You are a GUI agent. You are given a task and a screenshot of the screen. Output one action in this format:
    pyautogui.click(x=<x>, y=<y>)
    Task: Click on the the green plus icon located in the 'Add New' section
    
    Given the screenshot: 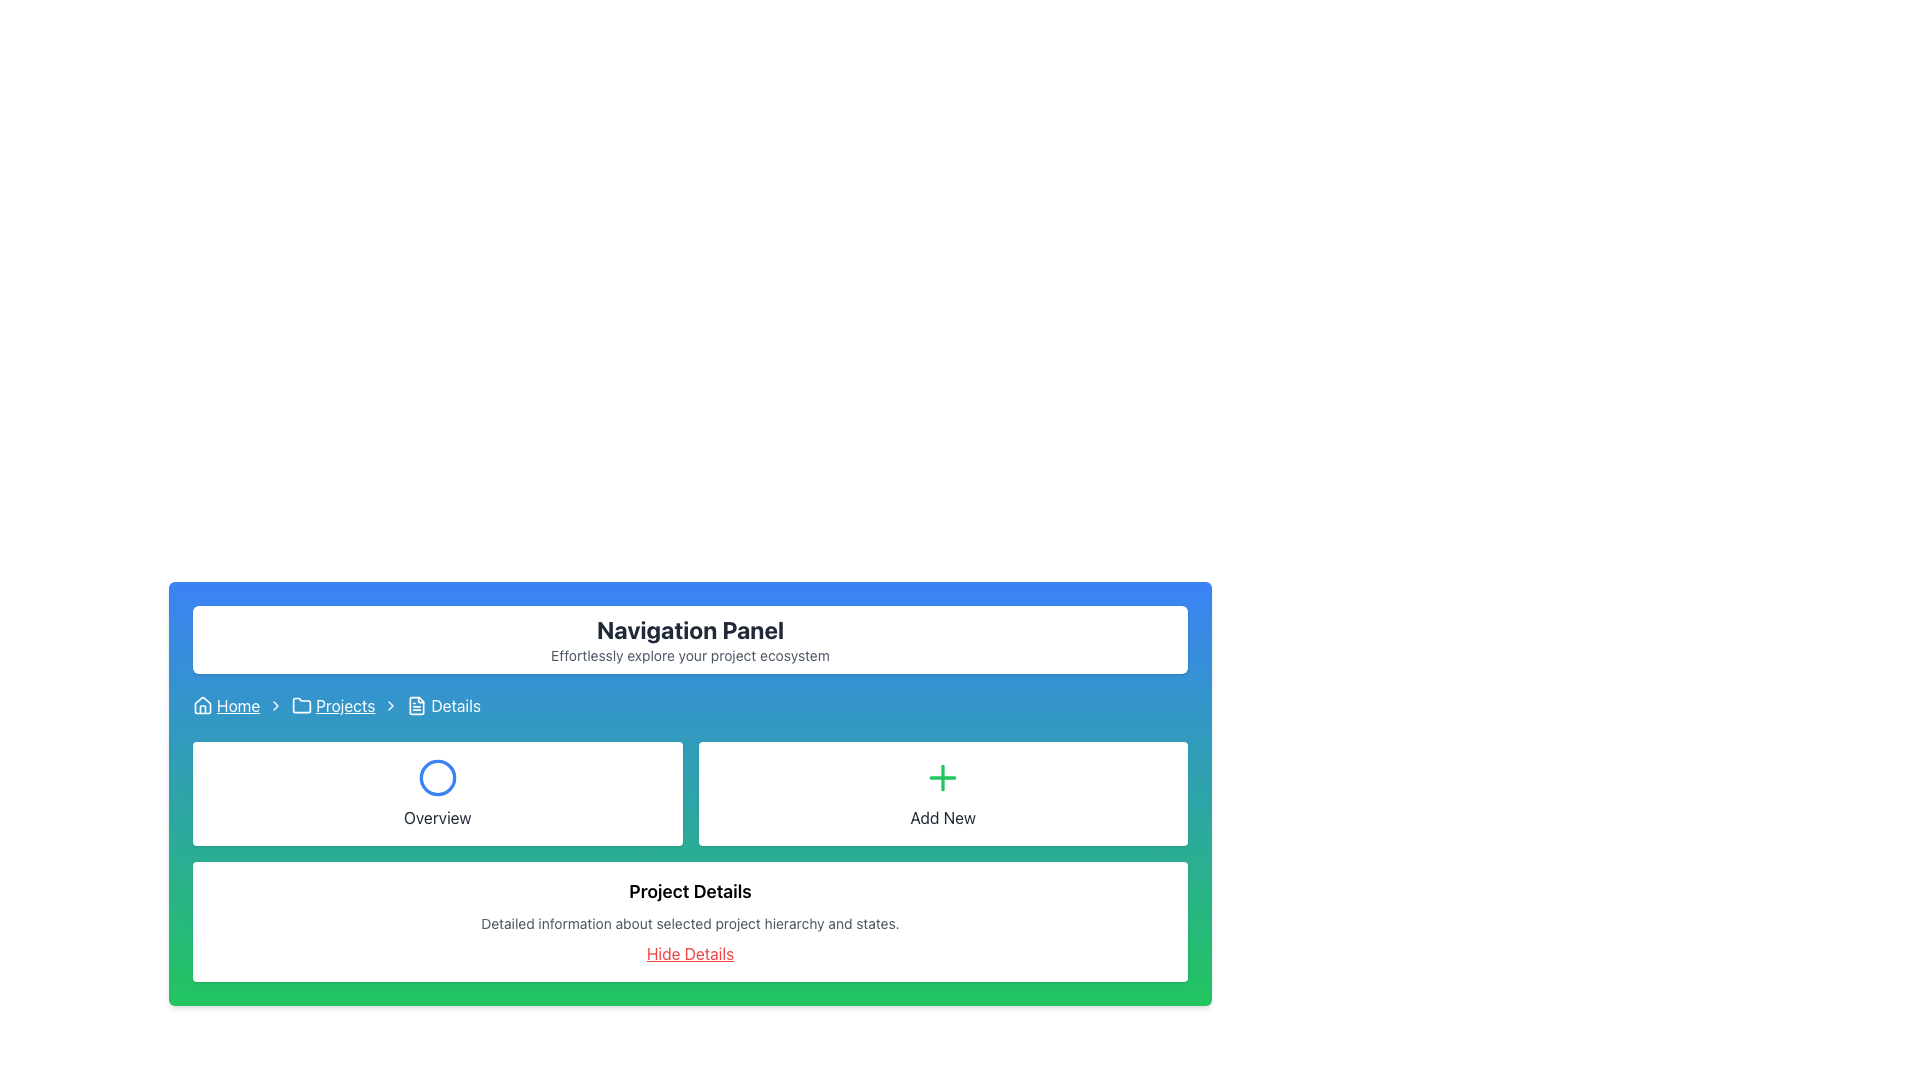 What is the action you would take?
    pyautogui.click(x=942, y=777)
    